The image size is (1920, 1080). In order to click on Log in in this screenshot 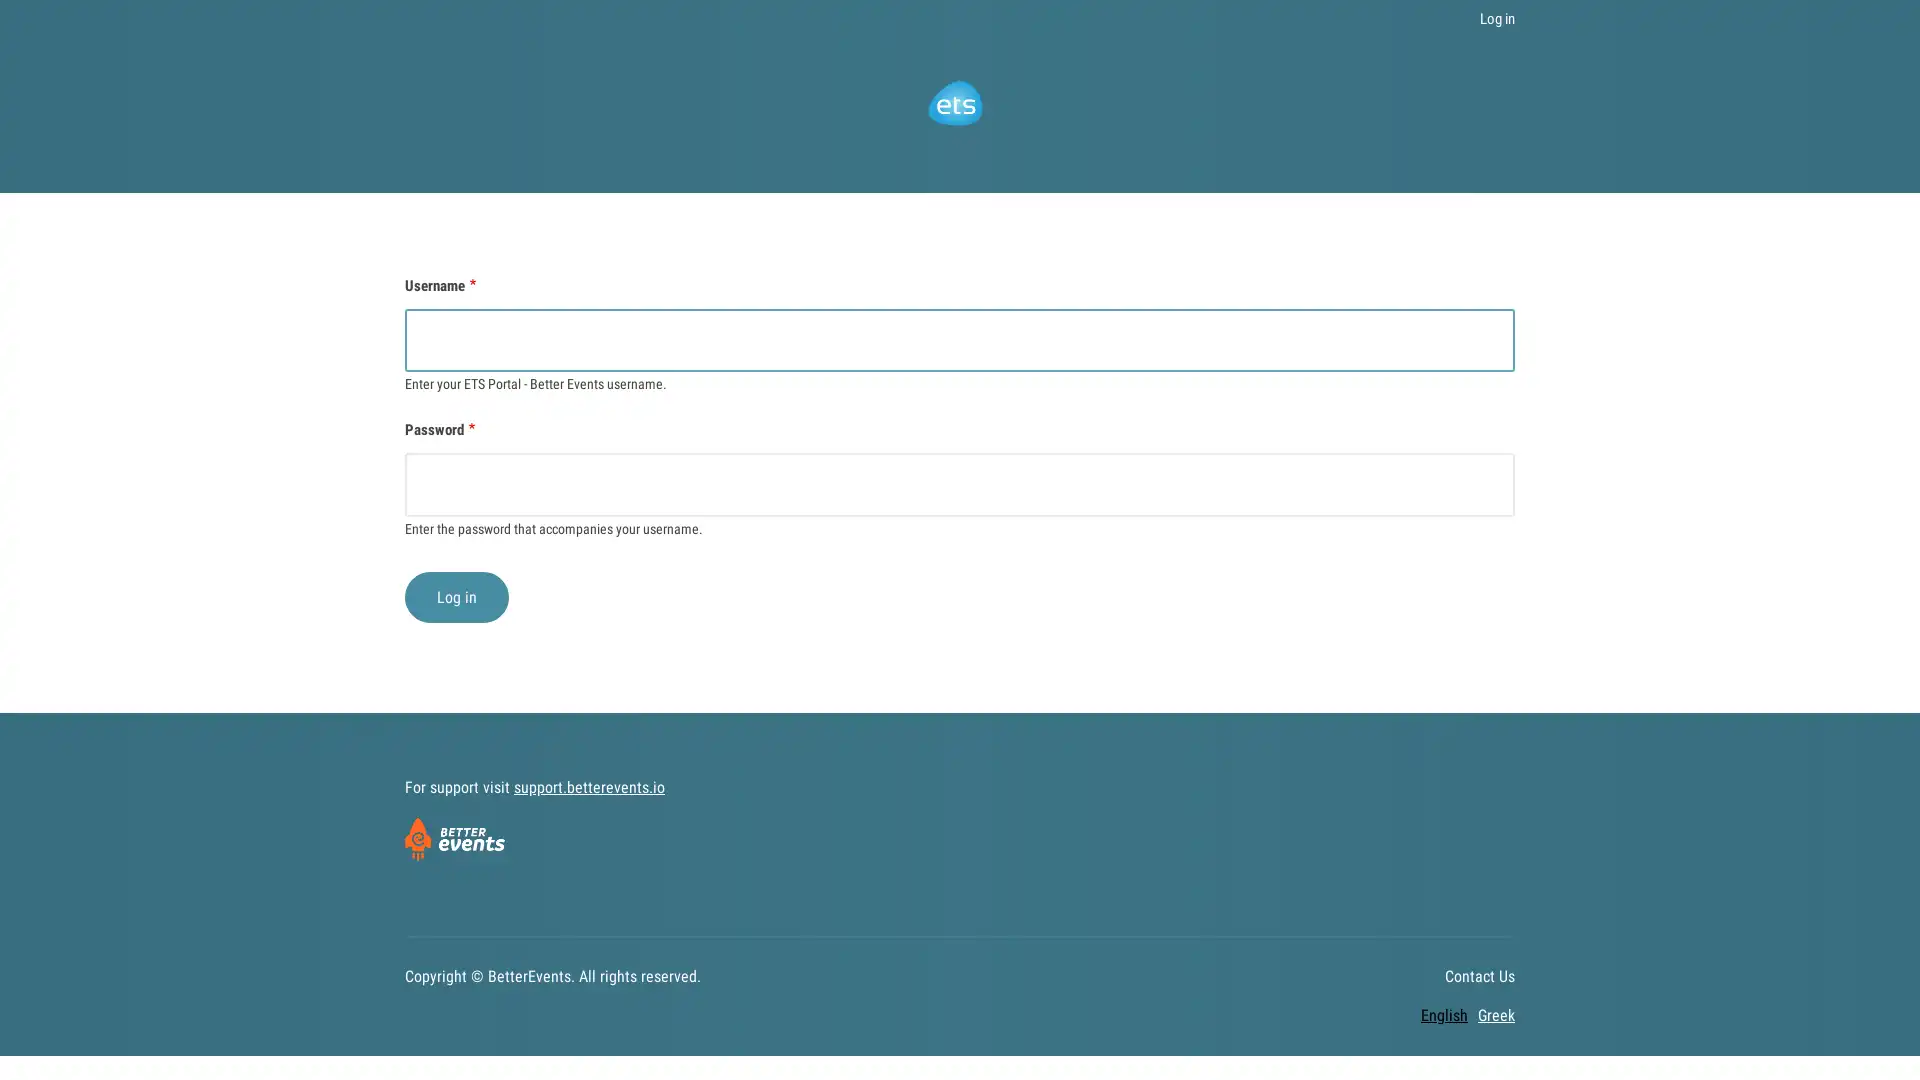, I will do `click(455, 595)`.